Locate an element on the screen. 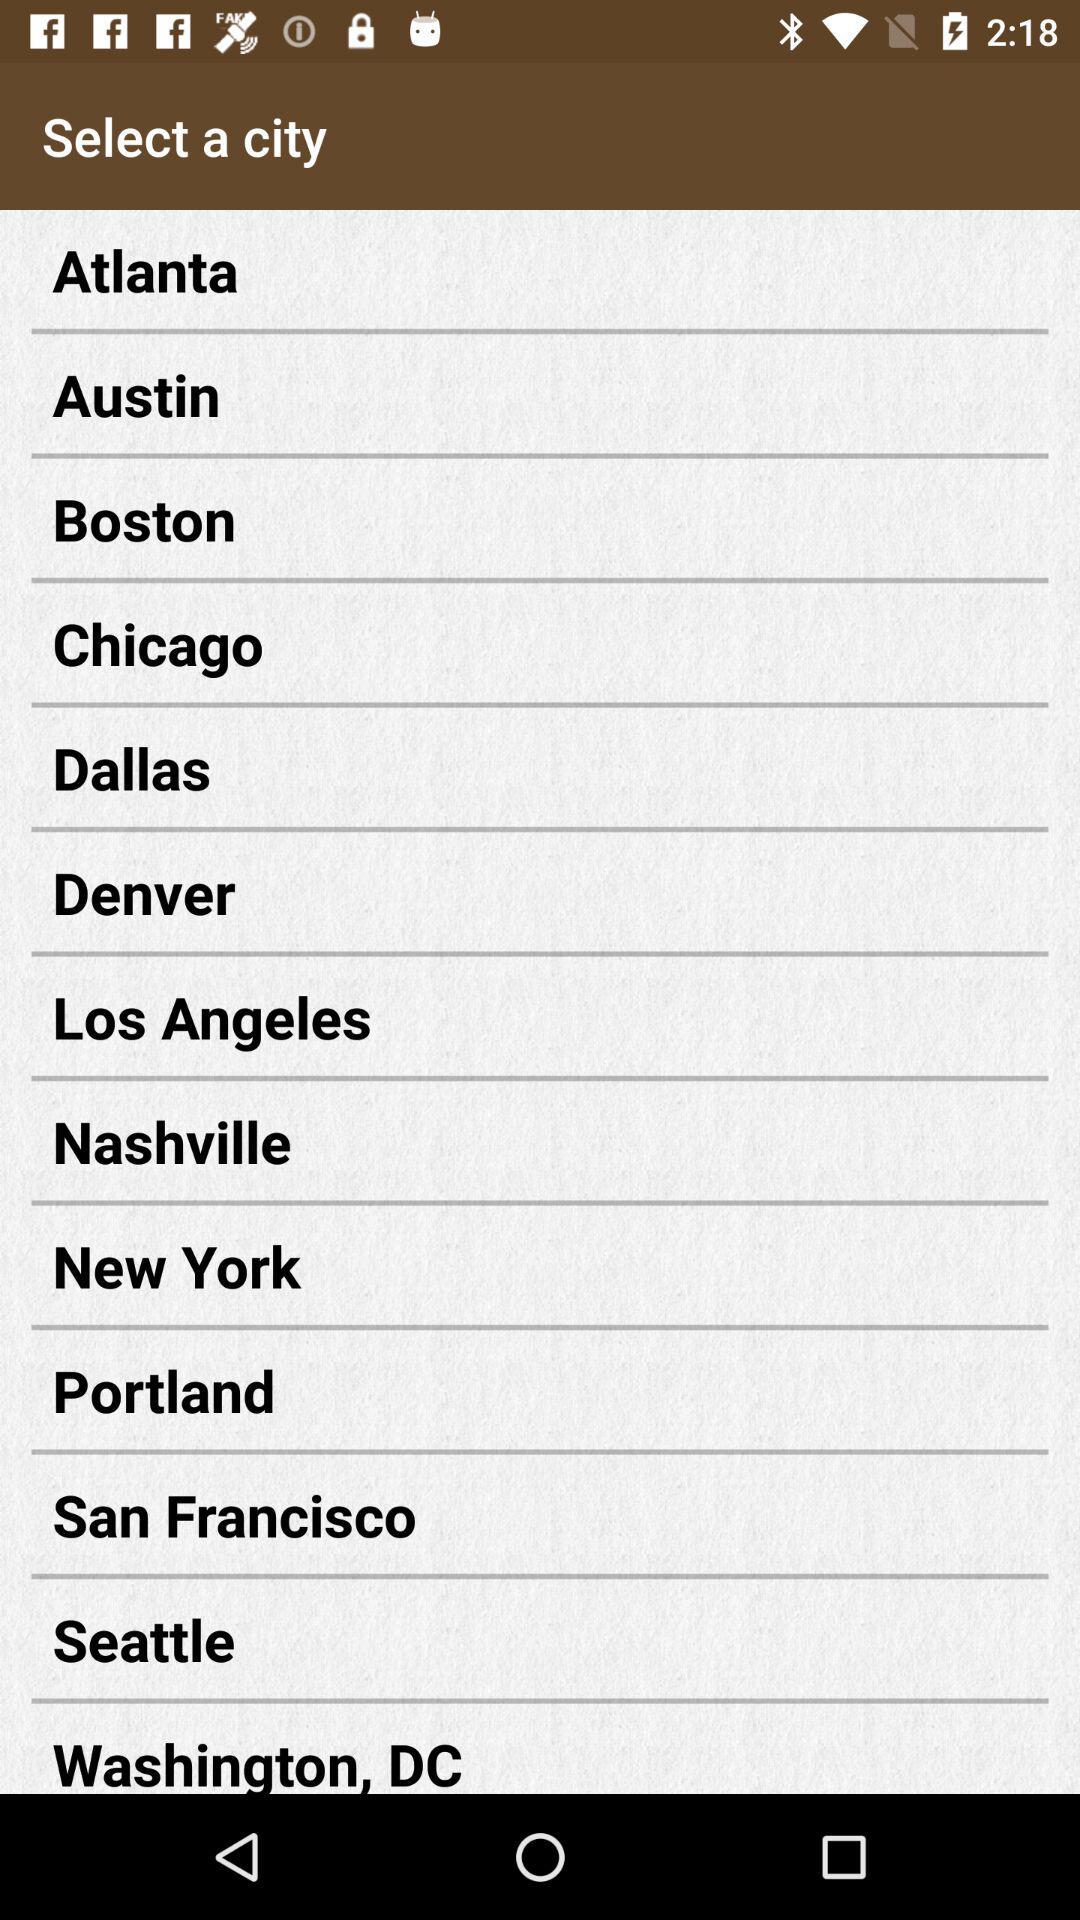 This screenshot has height=1920, width=1080. nashville icon is located at coordinates (540, 1141).